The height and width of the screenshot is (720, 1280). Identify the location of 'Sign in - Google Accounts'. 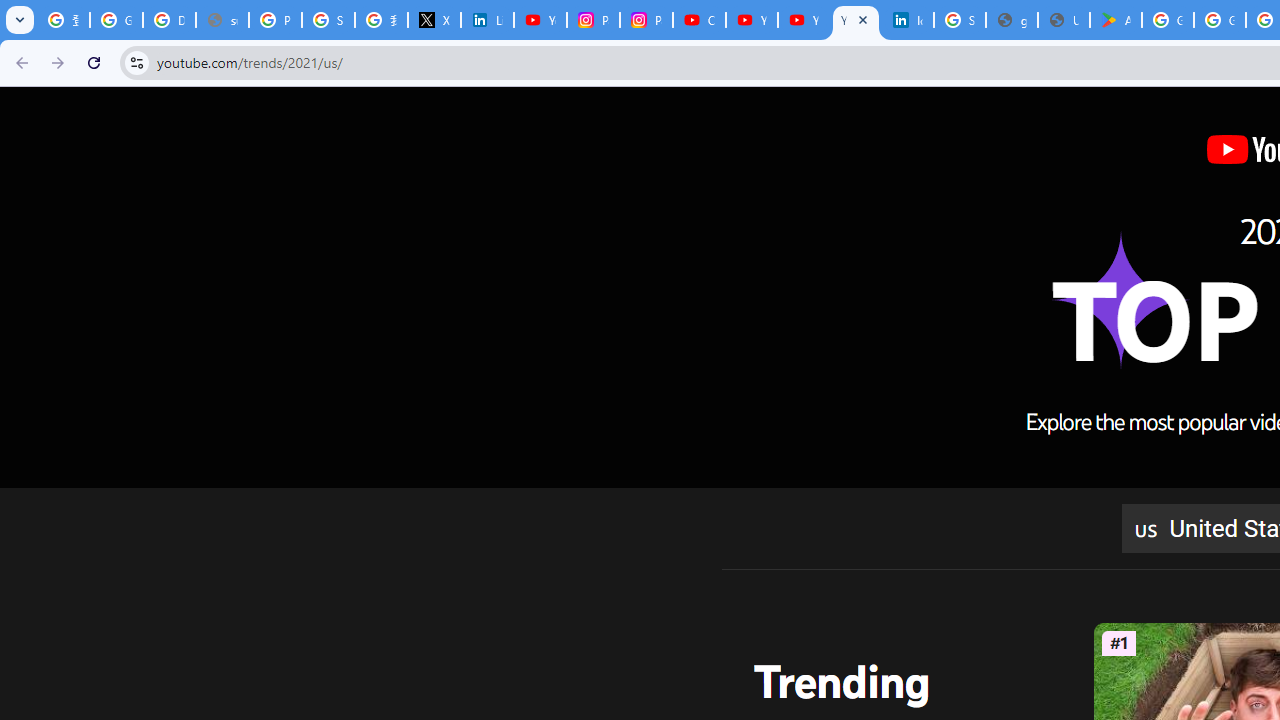
(328, 20).